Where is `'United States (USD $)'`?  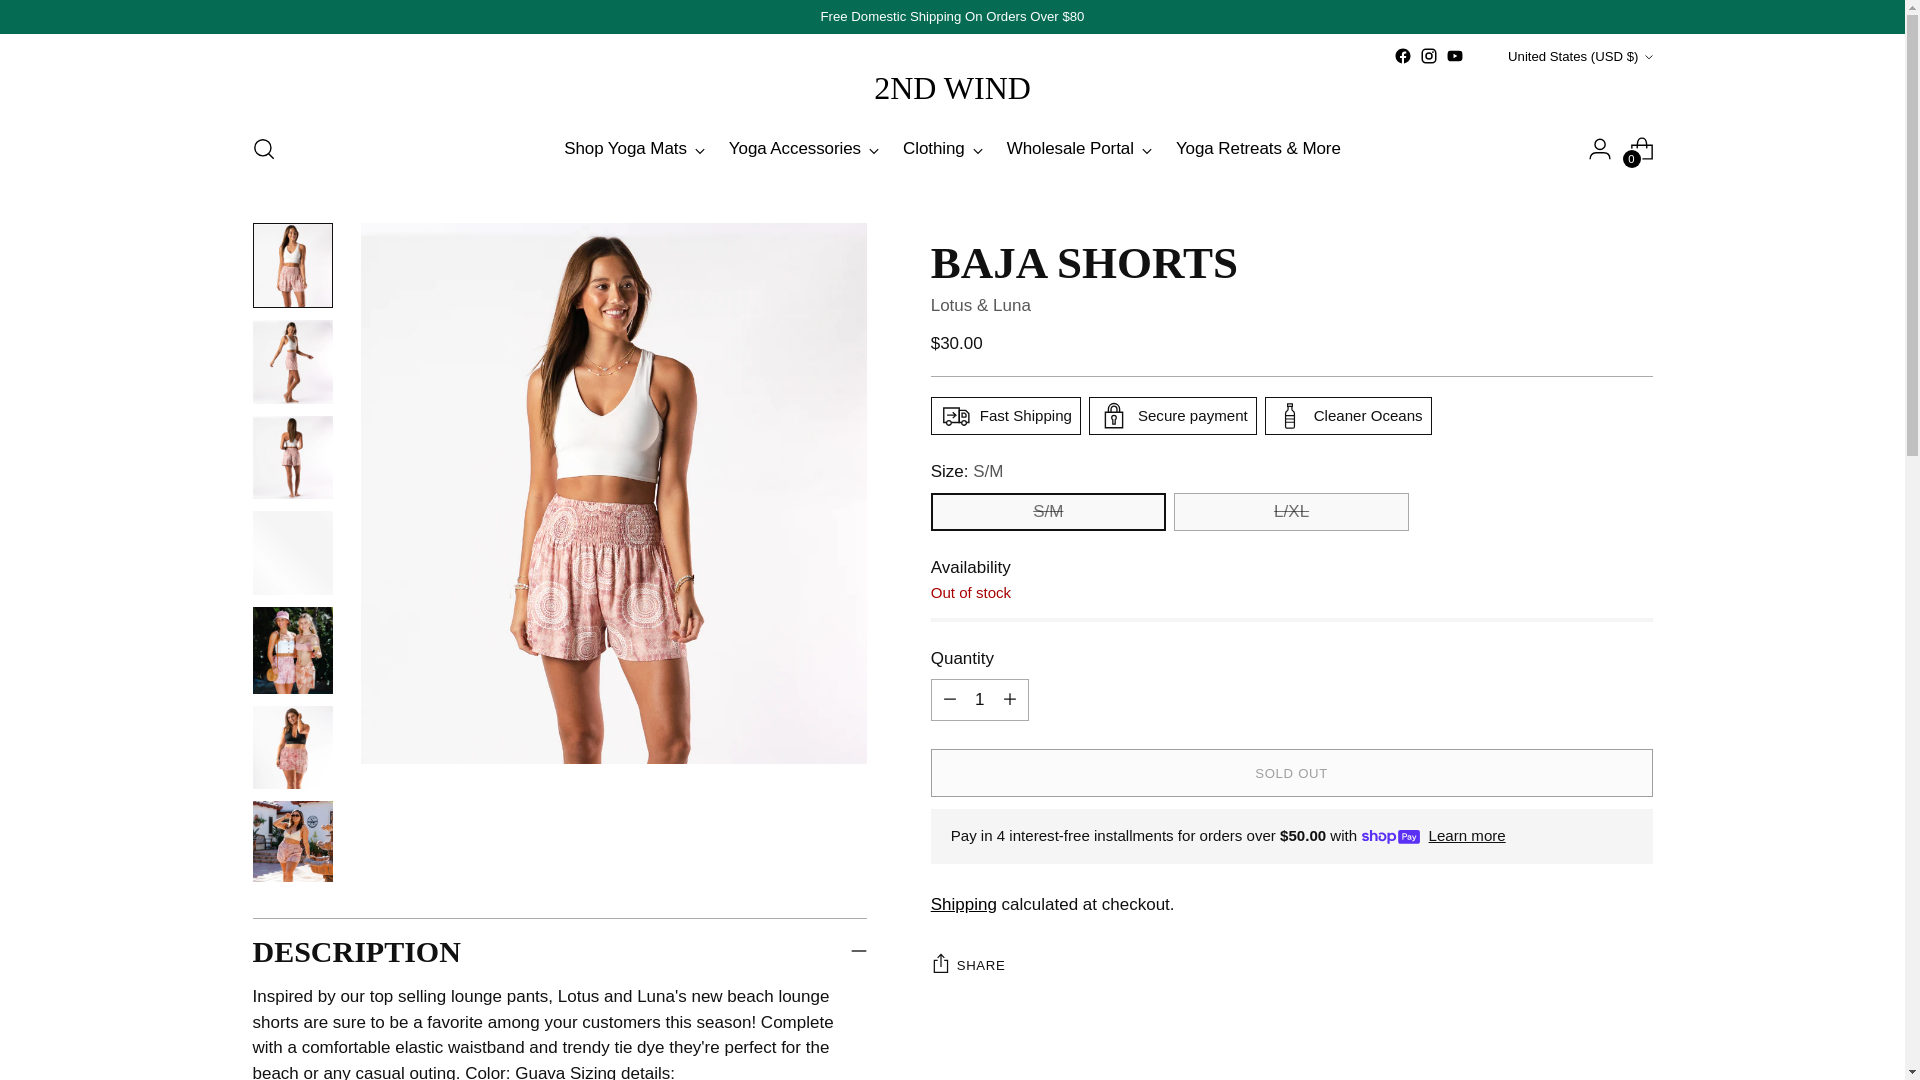
'United States (USD $)' is located at coordinates (1483, 55).